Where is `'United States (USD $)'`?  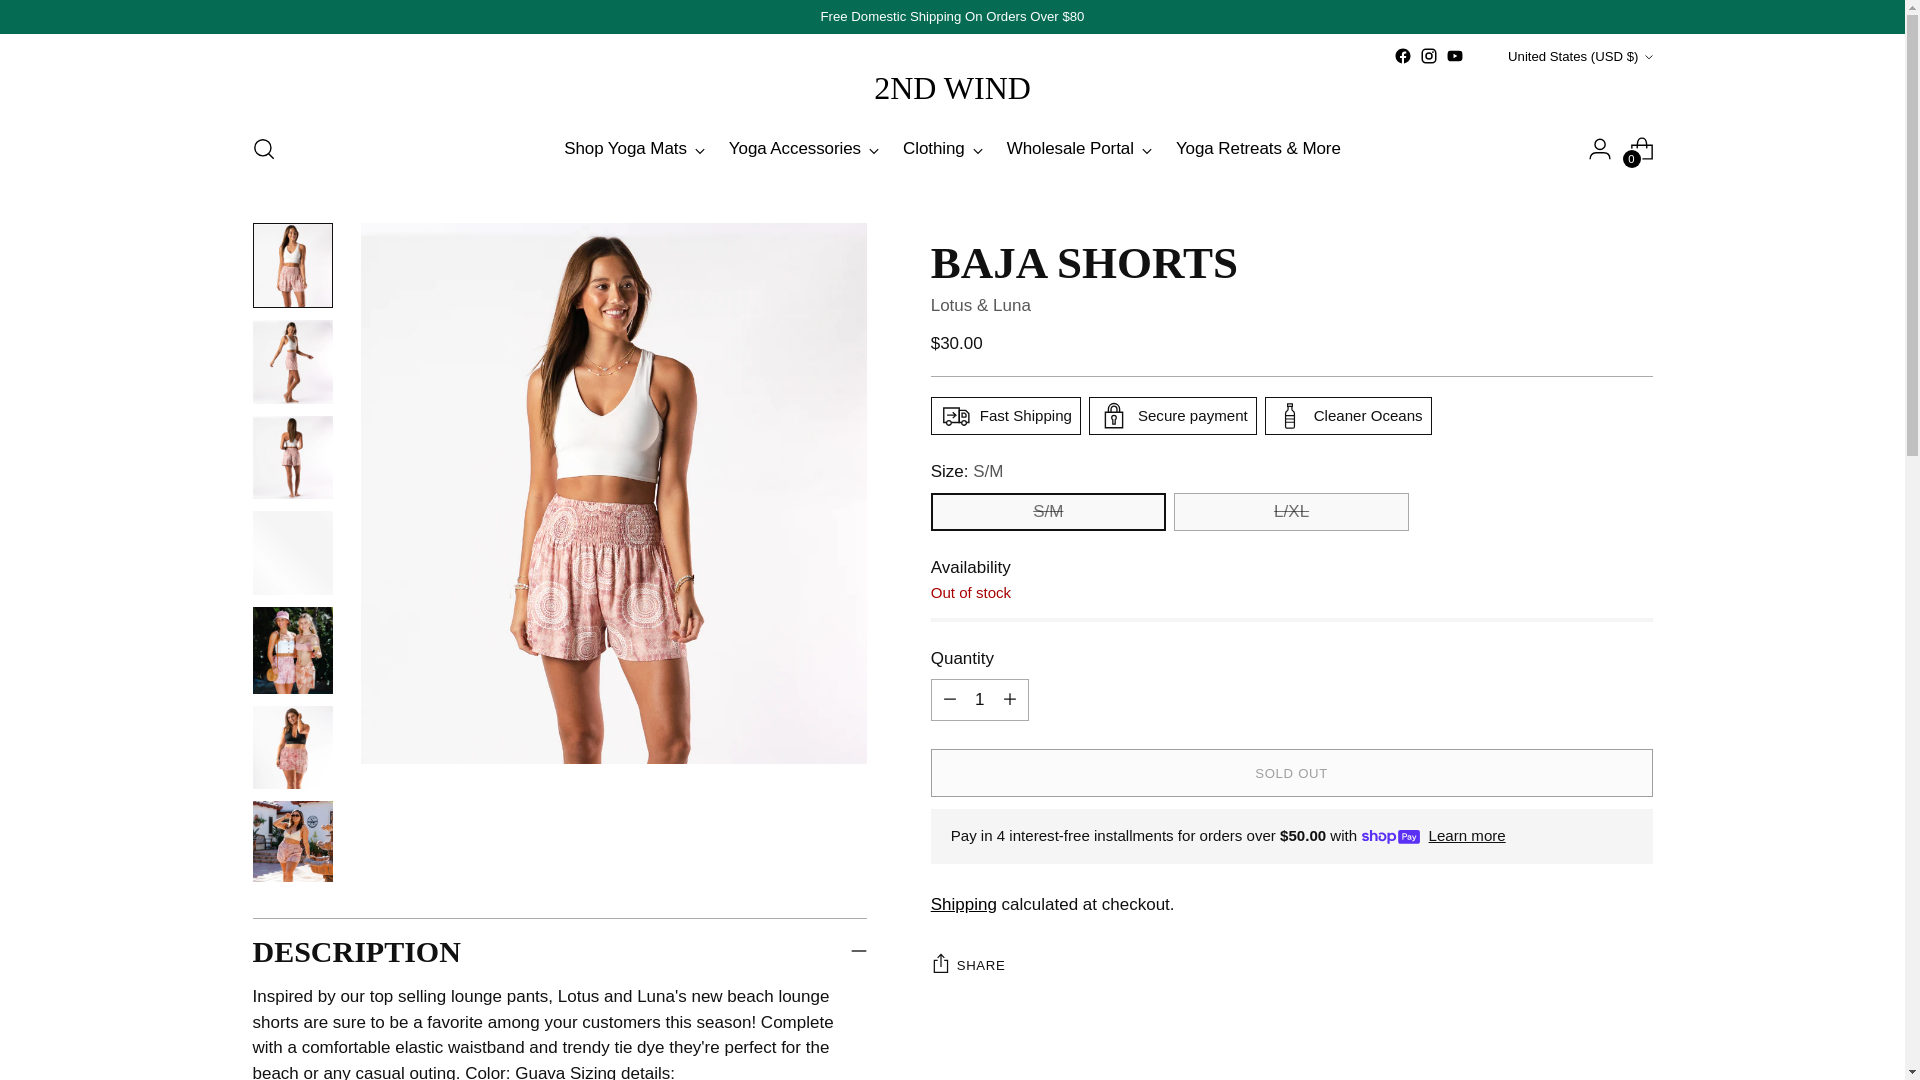
'United States (USD $)' is located at coordinates (1483, 55).